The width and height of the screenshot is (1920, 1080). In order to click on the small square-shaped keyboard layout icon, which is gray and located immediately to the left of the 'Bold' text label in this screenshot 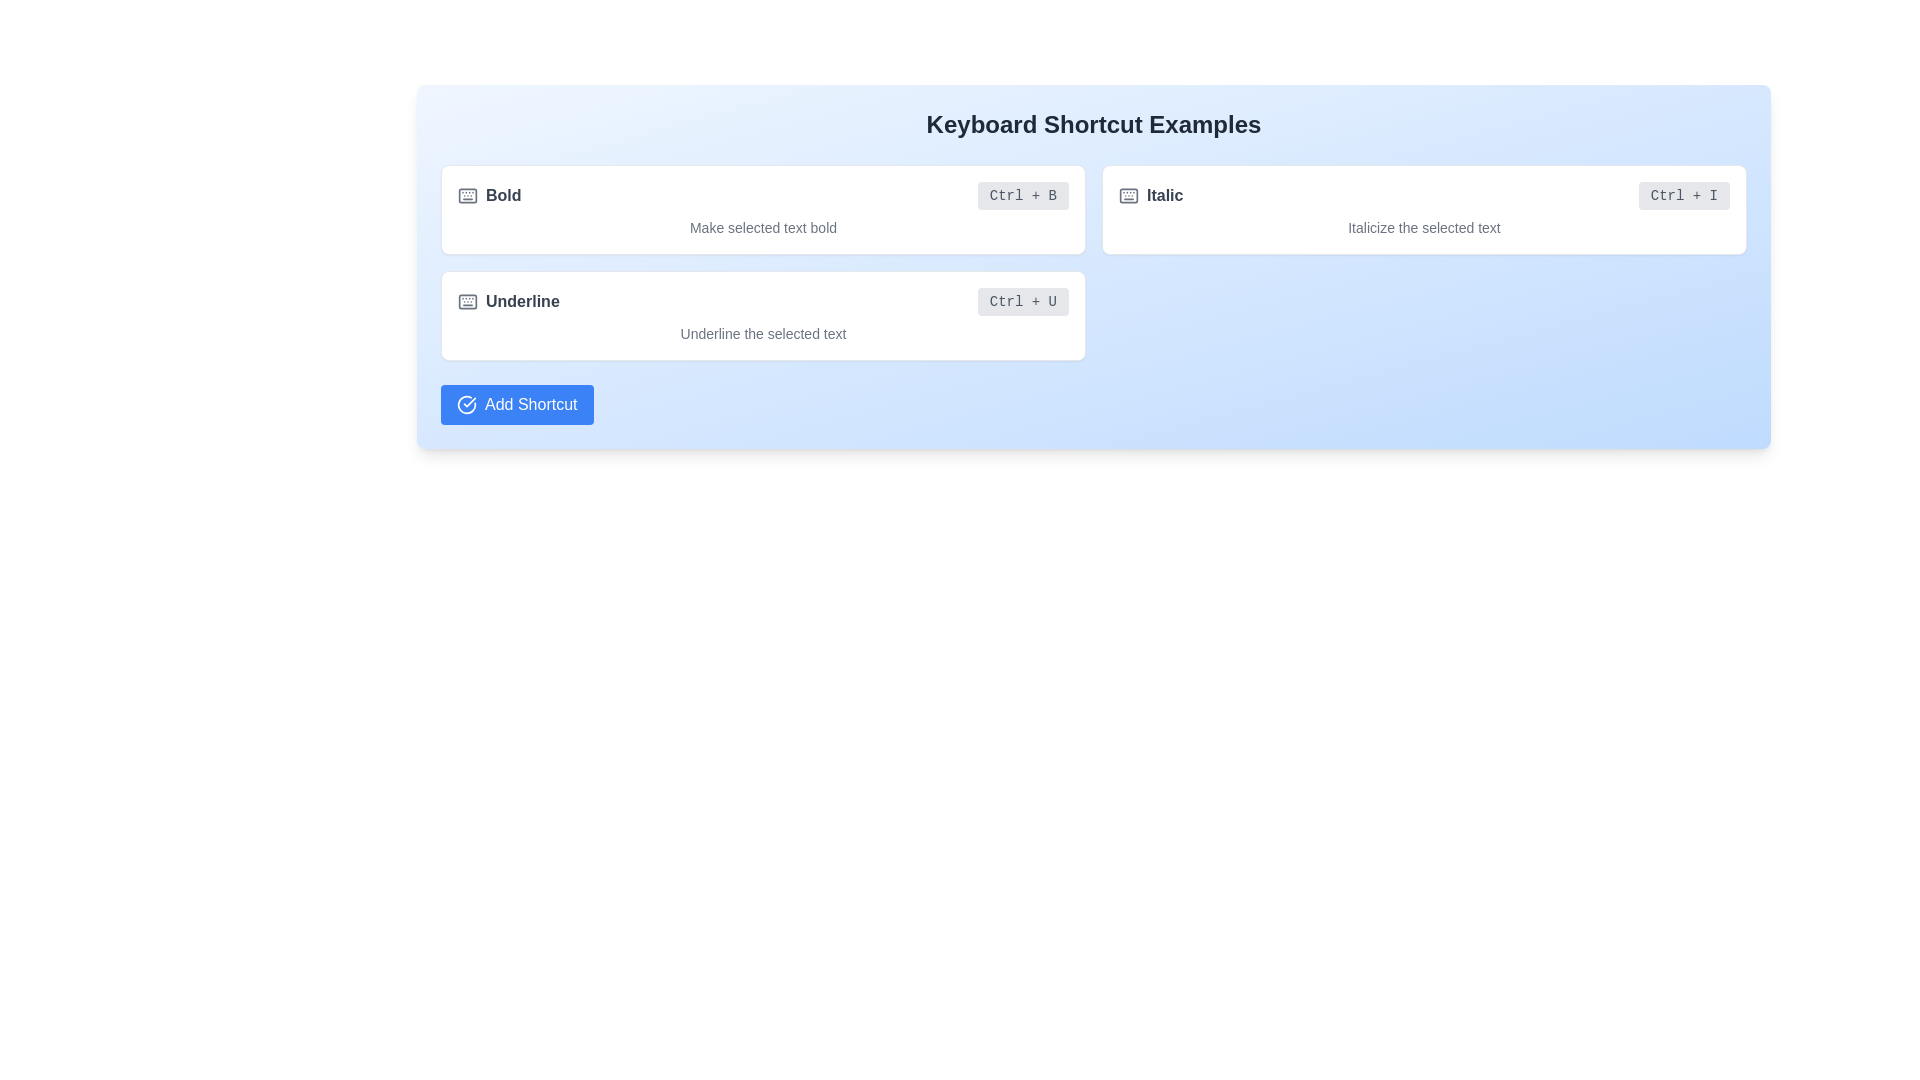, I will do `click(466, 196)`.